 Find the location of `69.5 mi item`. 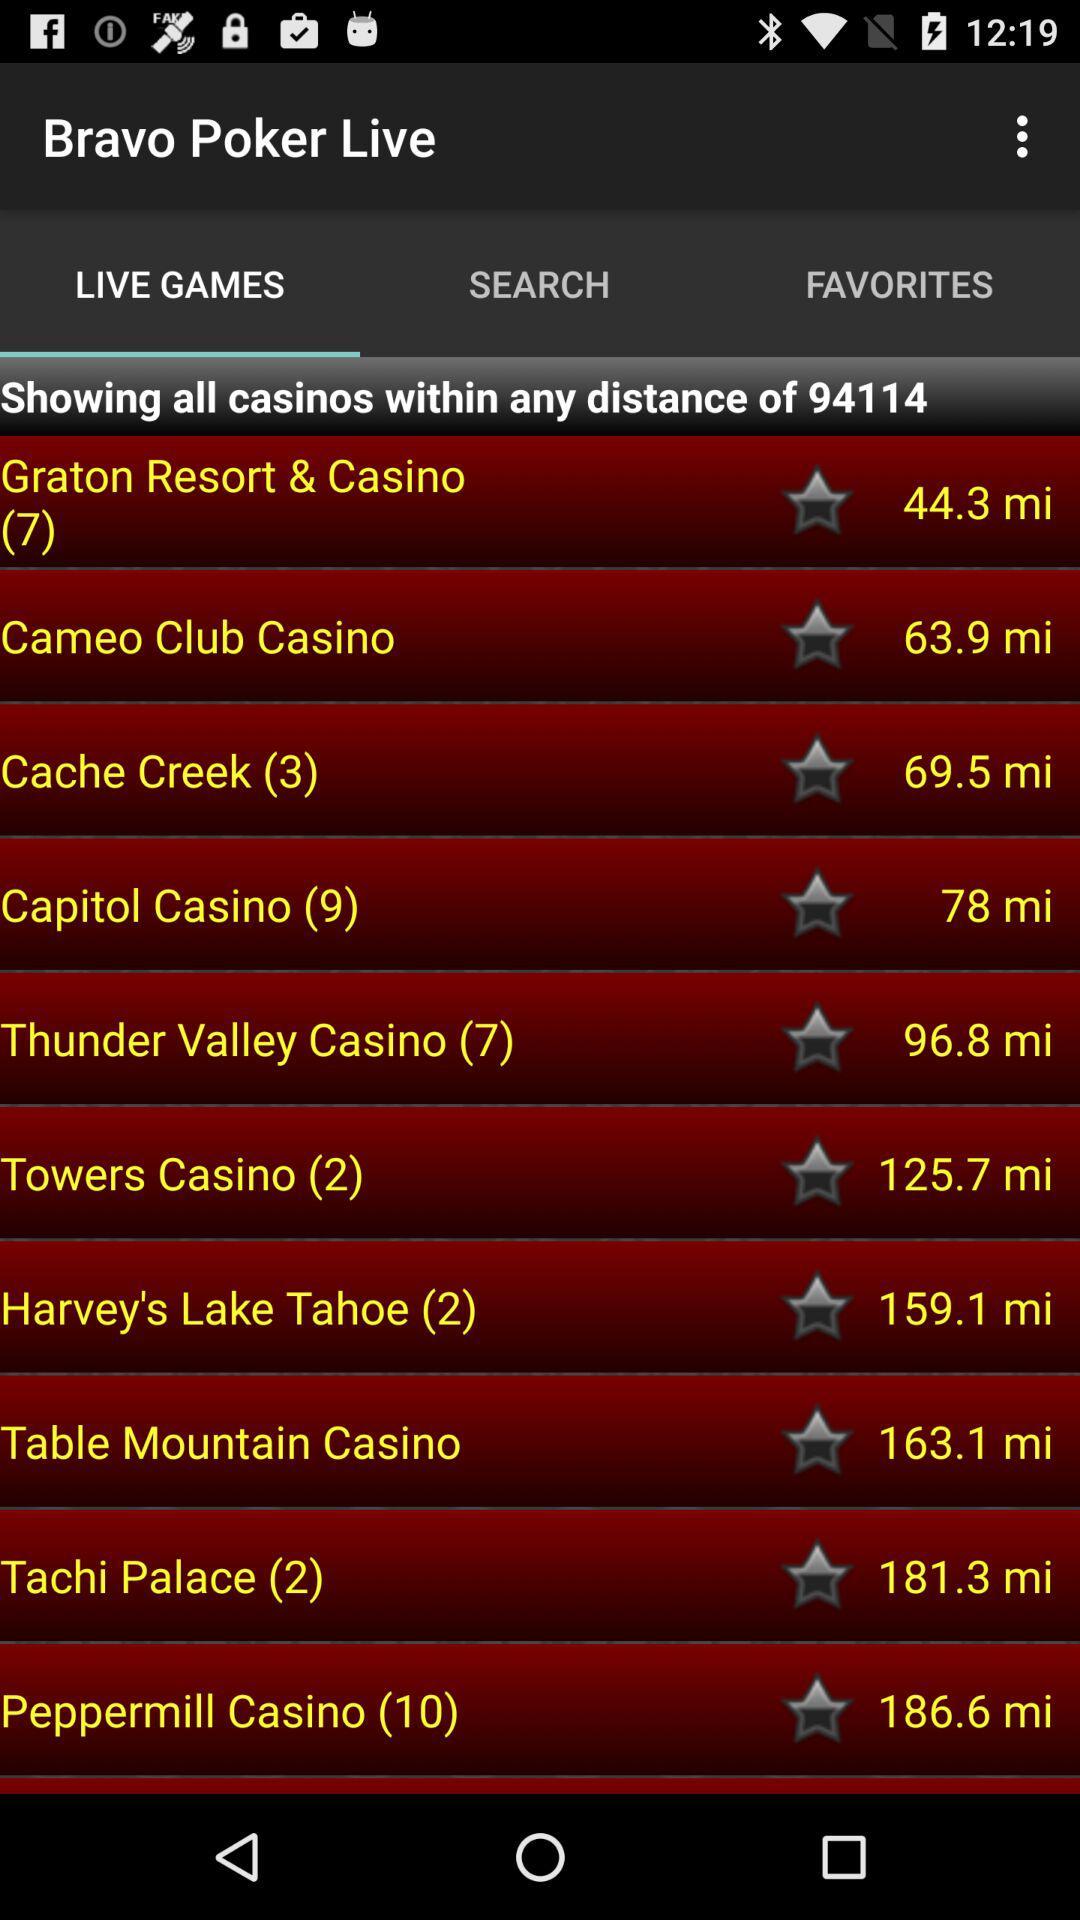

69.5 mi item is located at coordinates (954, 768).